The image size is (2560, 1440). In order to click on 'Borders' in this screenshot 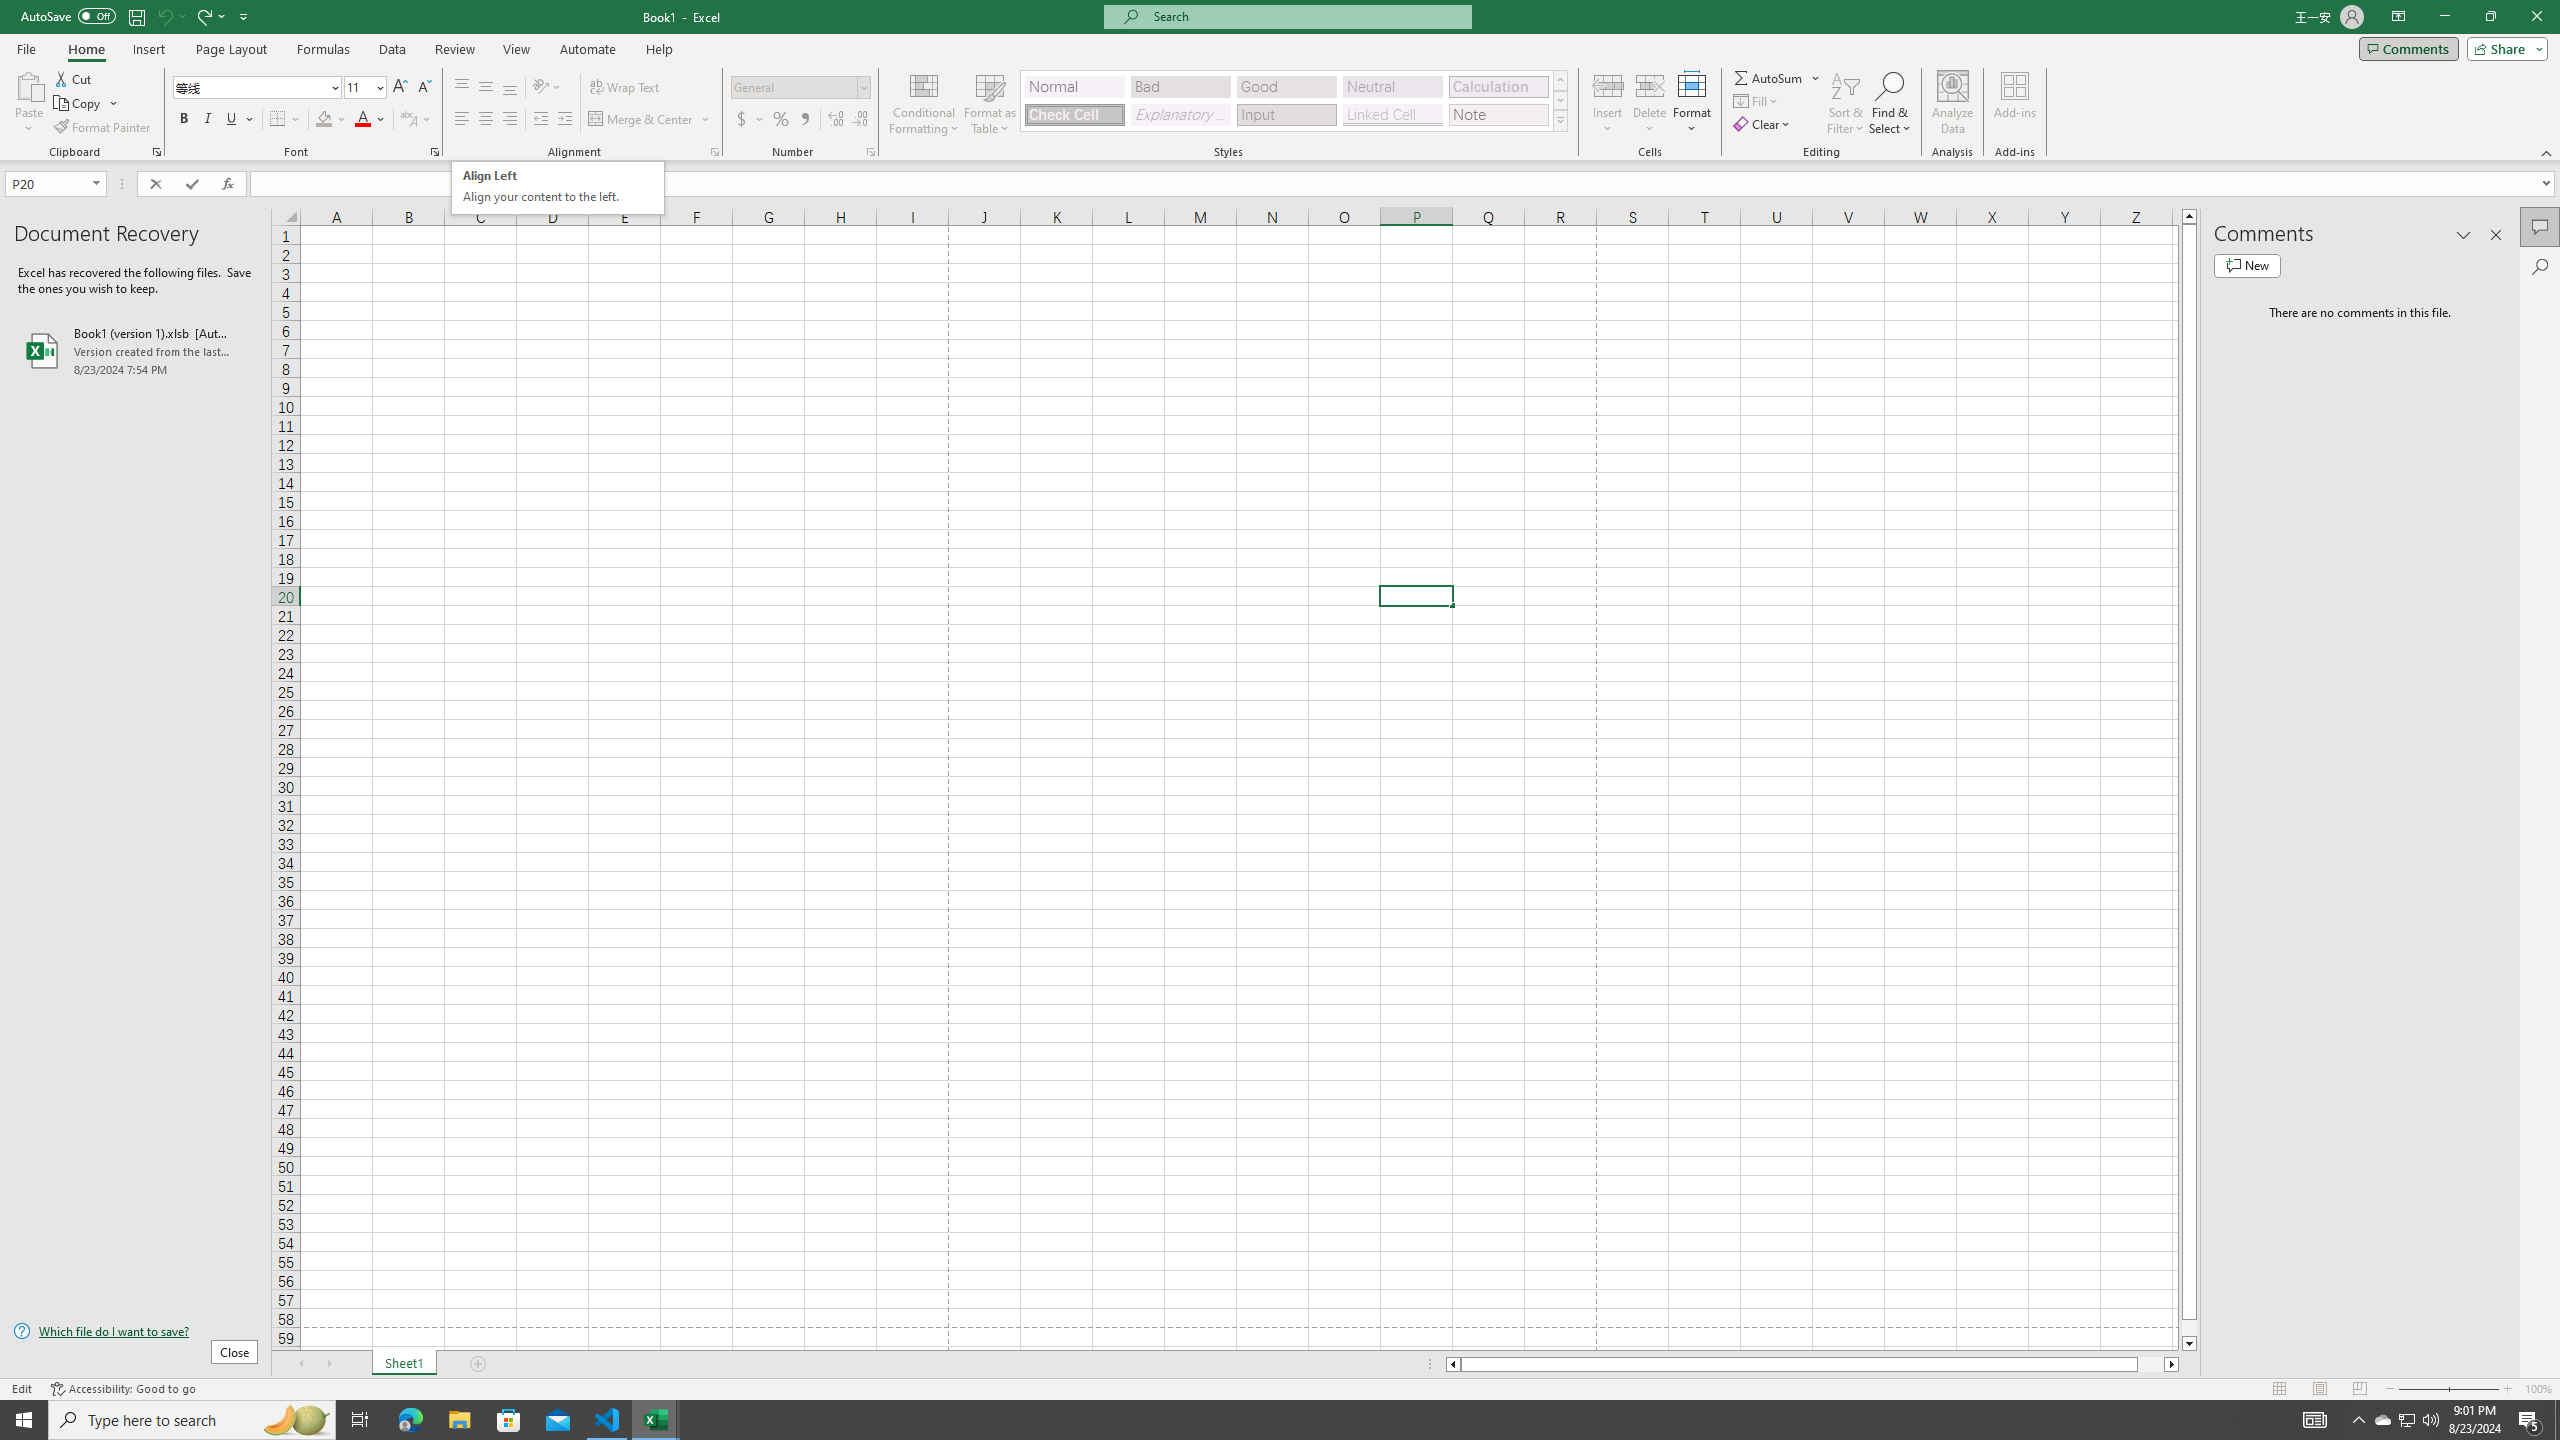, I will do `click(285, 118)`.